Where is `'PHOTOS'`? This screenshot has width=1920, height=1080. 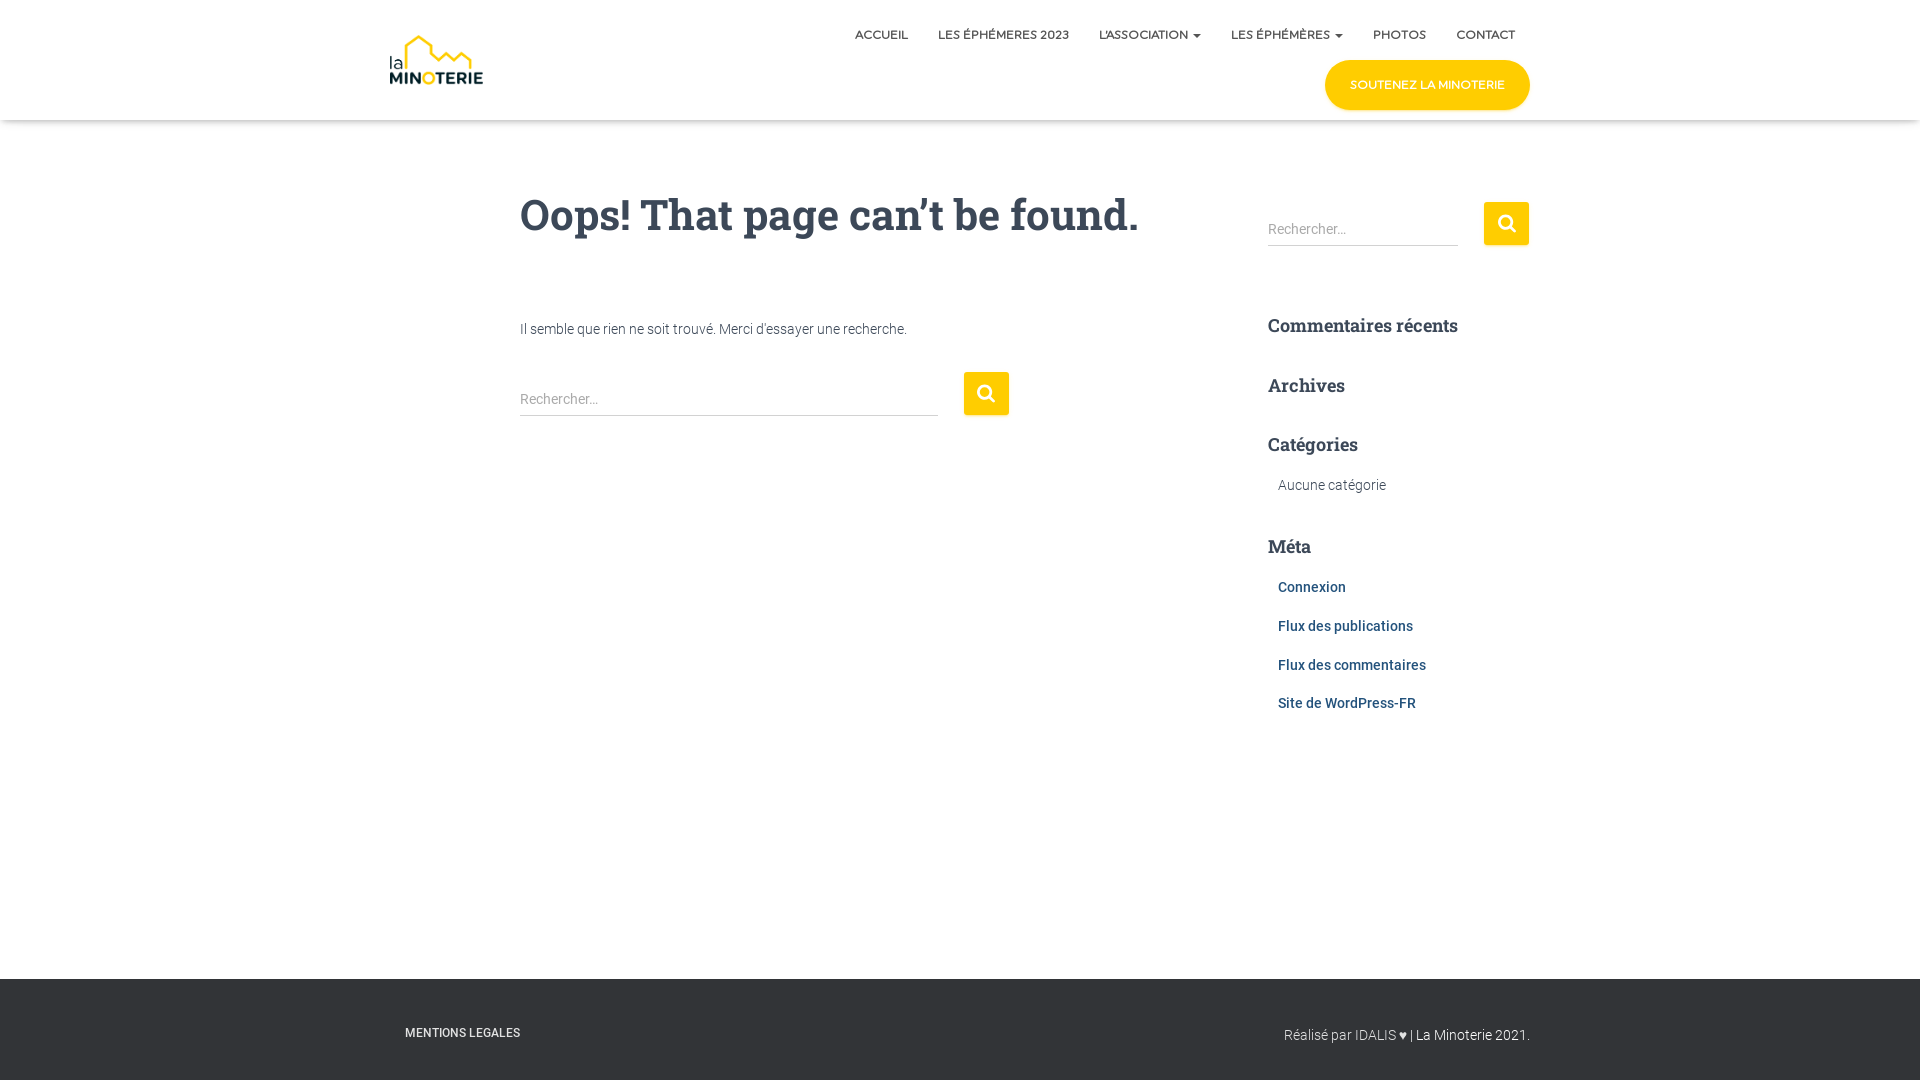
'PHOTOS' is located at coordinates (1398, 34).